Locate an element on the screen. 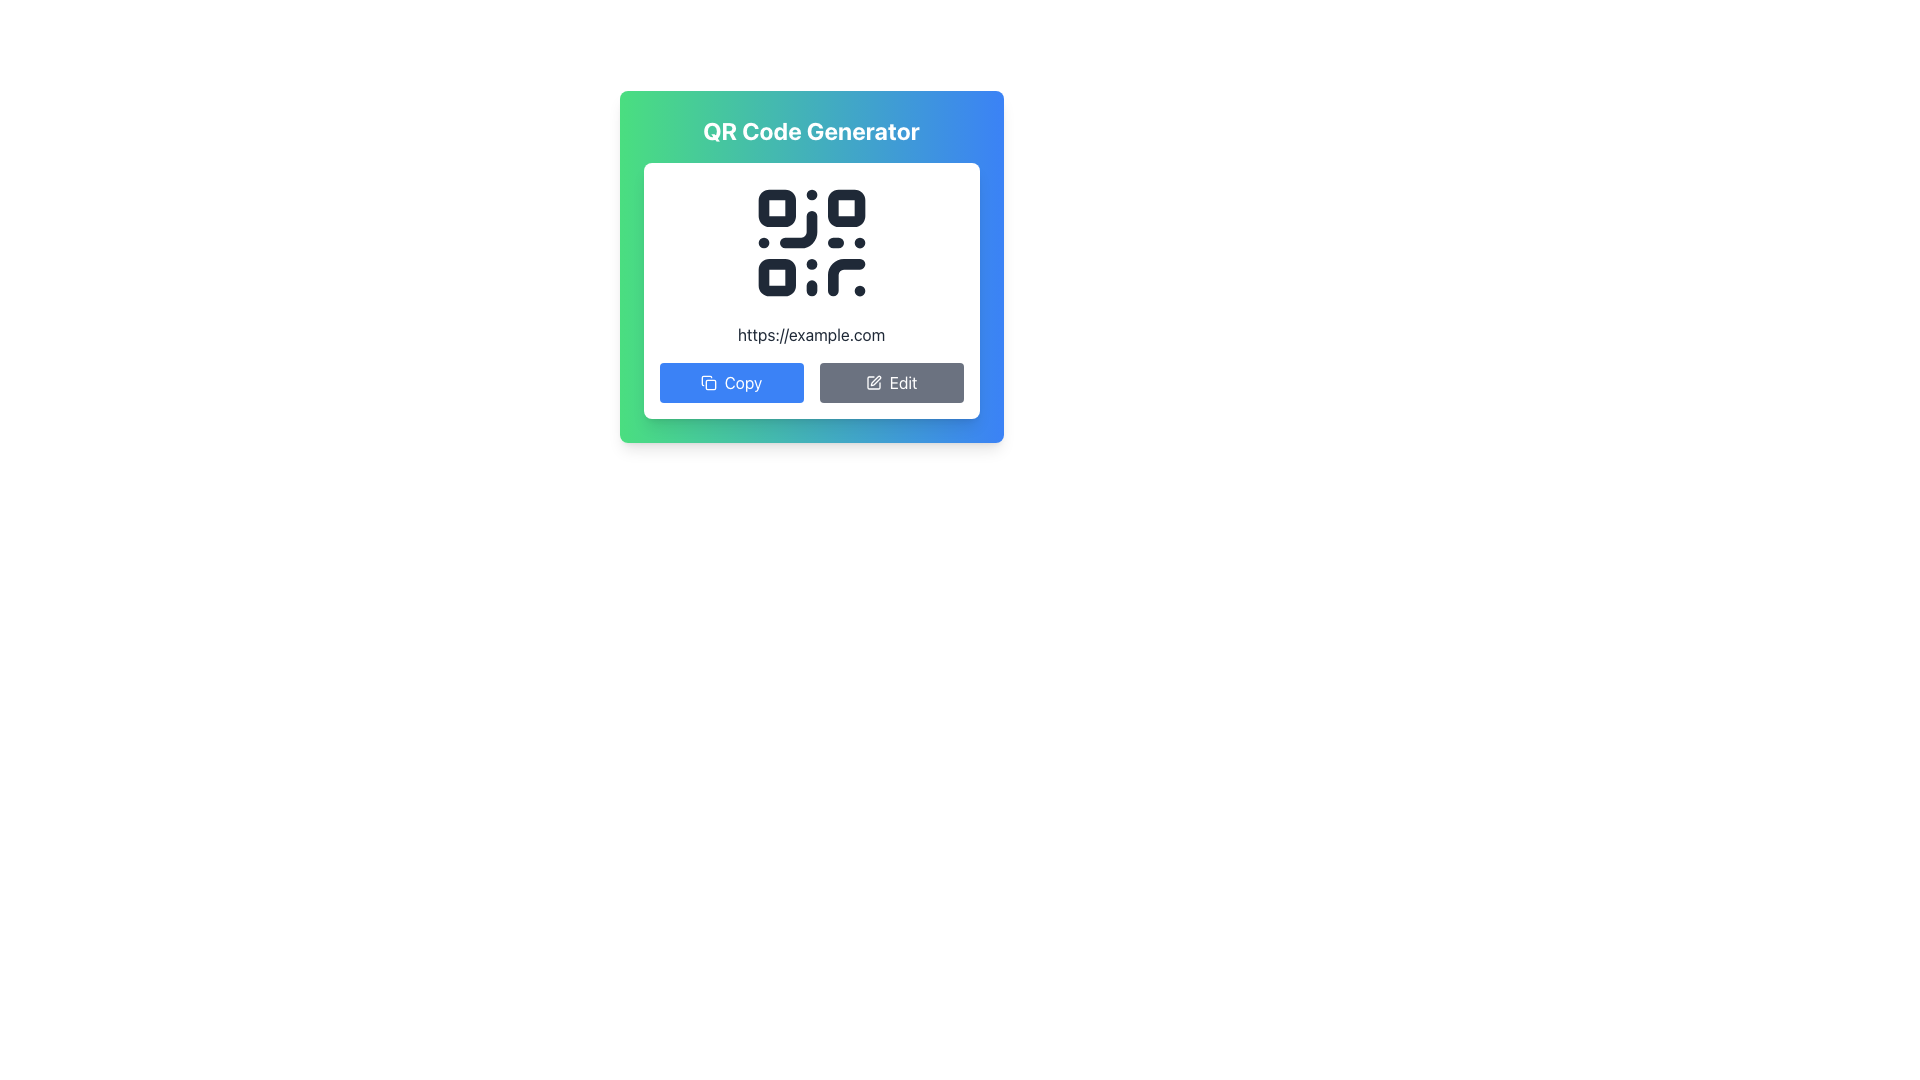  the editing icon located to the left of the 'Edit' button, which visually indicates the action of editing is located at coordinates (873, 382).